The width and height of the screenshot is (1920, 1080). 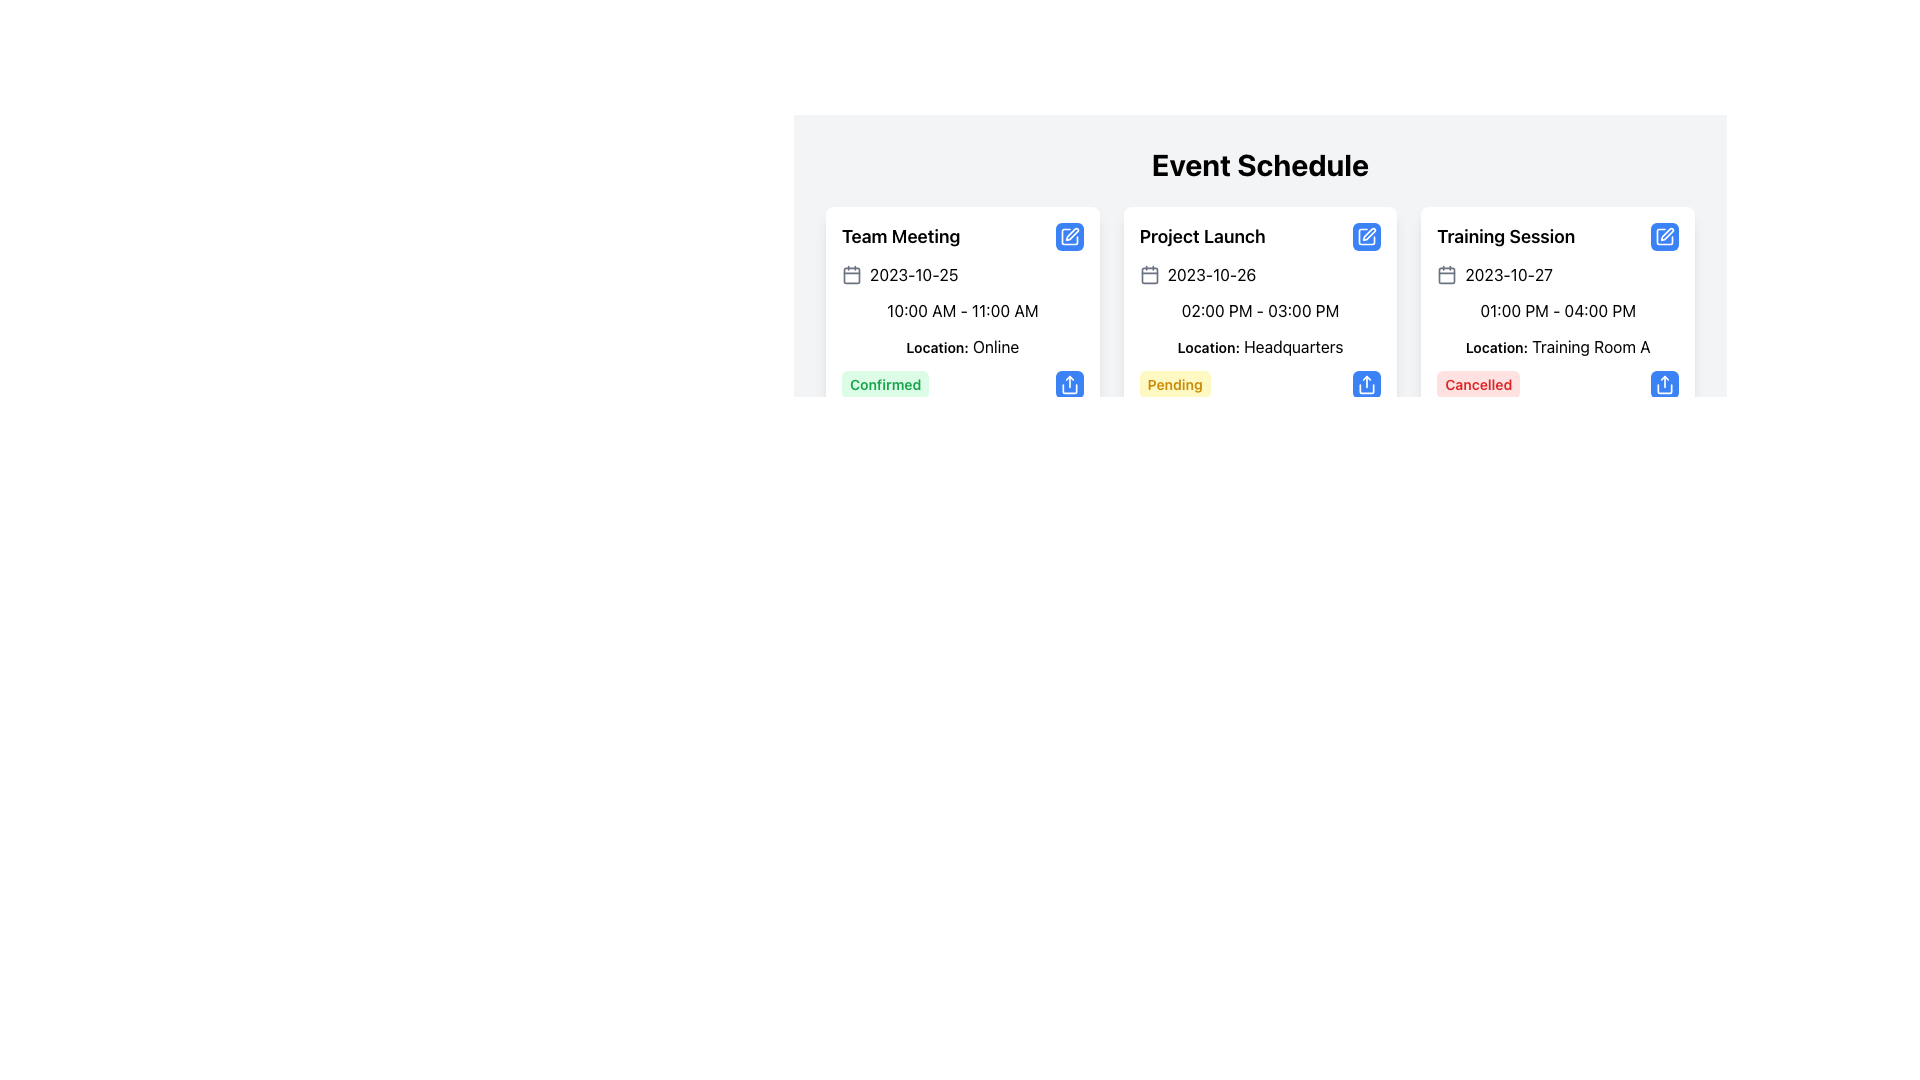 What do you see at coordinates (851, 274) in the screenshot?
I see `the date icon representing '2023-10-25' at the start of the event details for 'Team Meeting' in the 'Event Schedule' section` at bounding box center [851, 274].